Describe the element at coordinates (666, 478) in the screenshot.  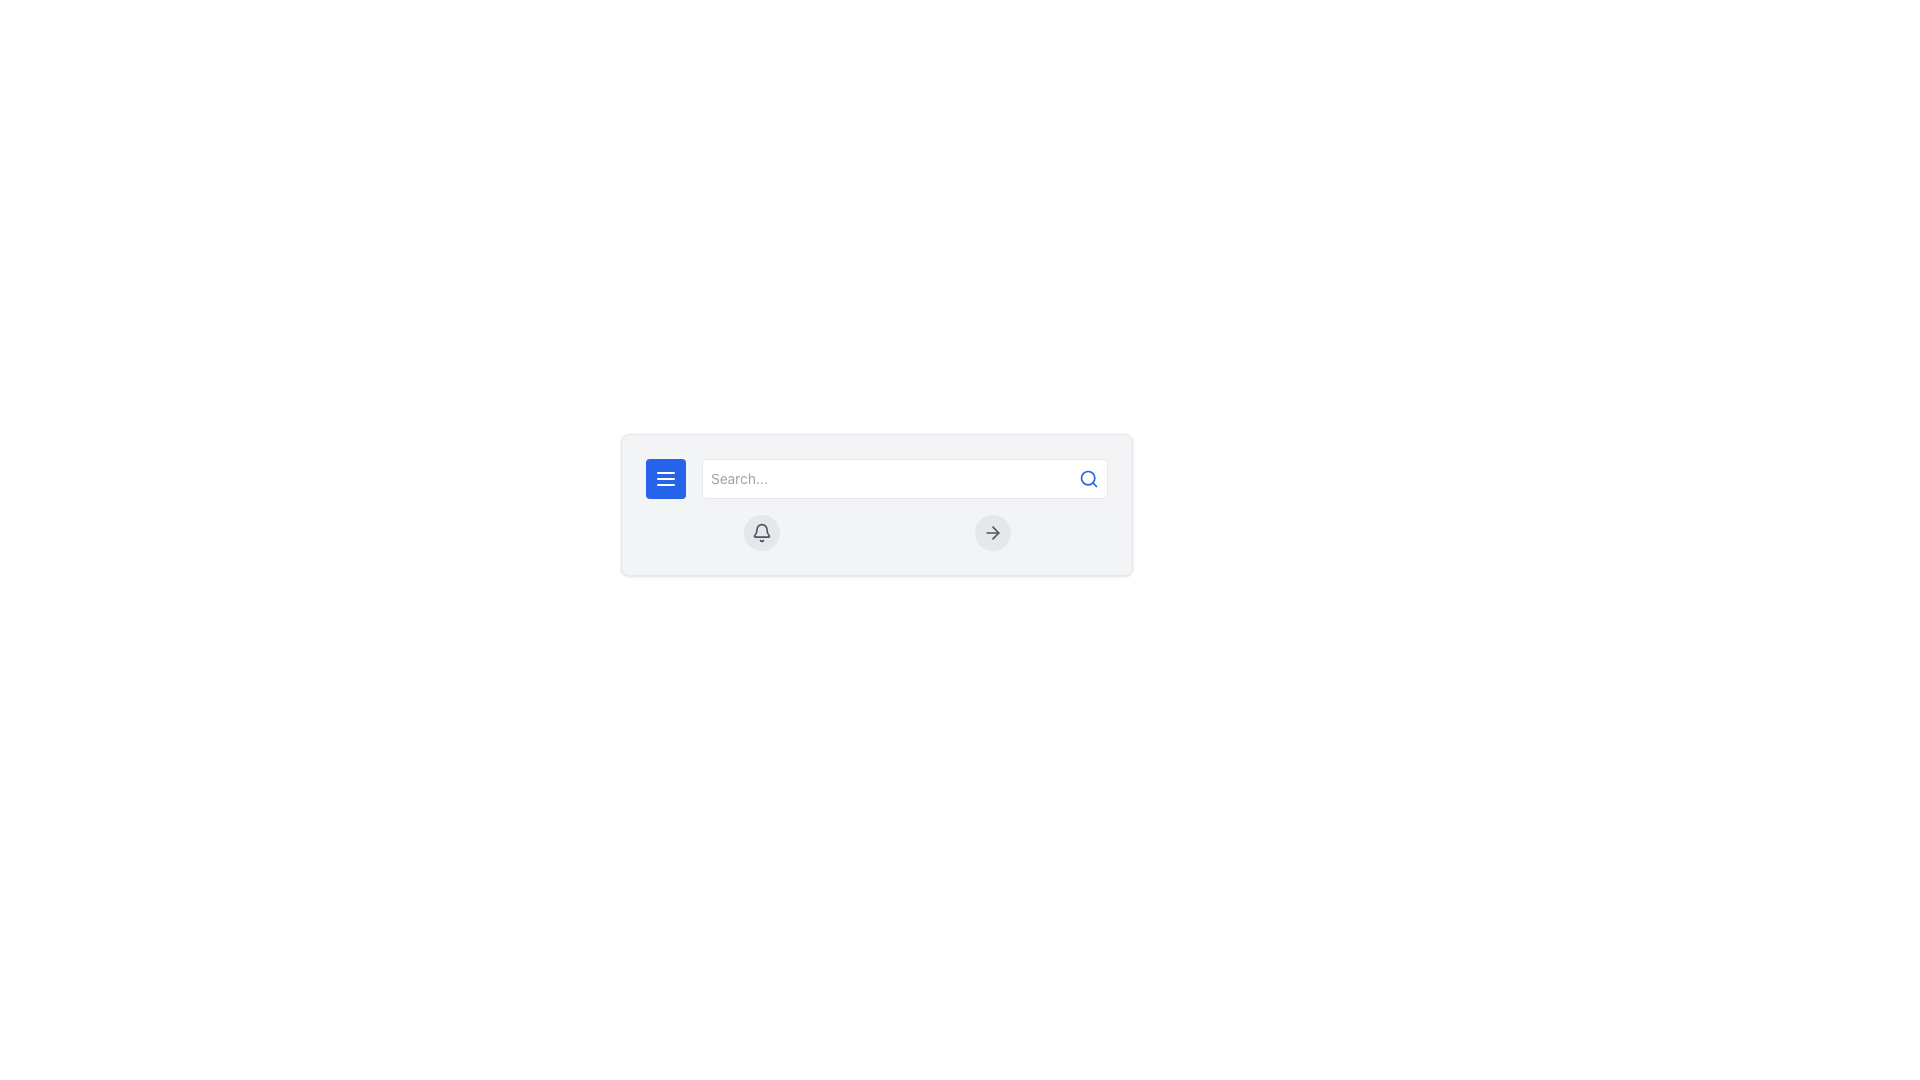
I see `the square button with a blue background and three horizontal lines icon, located to the left of the search input field for accessibility navigation` at that location.